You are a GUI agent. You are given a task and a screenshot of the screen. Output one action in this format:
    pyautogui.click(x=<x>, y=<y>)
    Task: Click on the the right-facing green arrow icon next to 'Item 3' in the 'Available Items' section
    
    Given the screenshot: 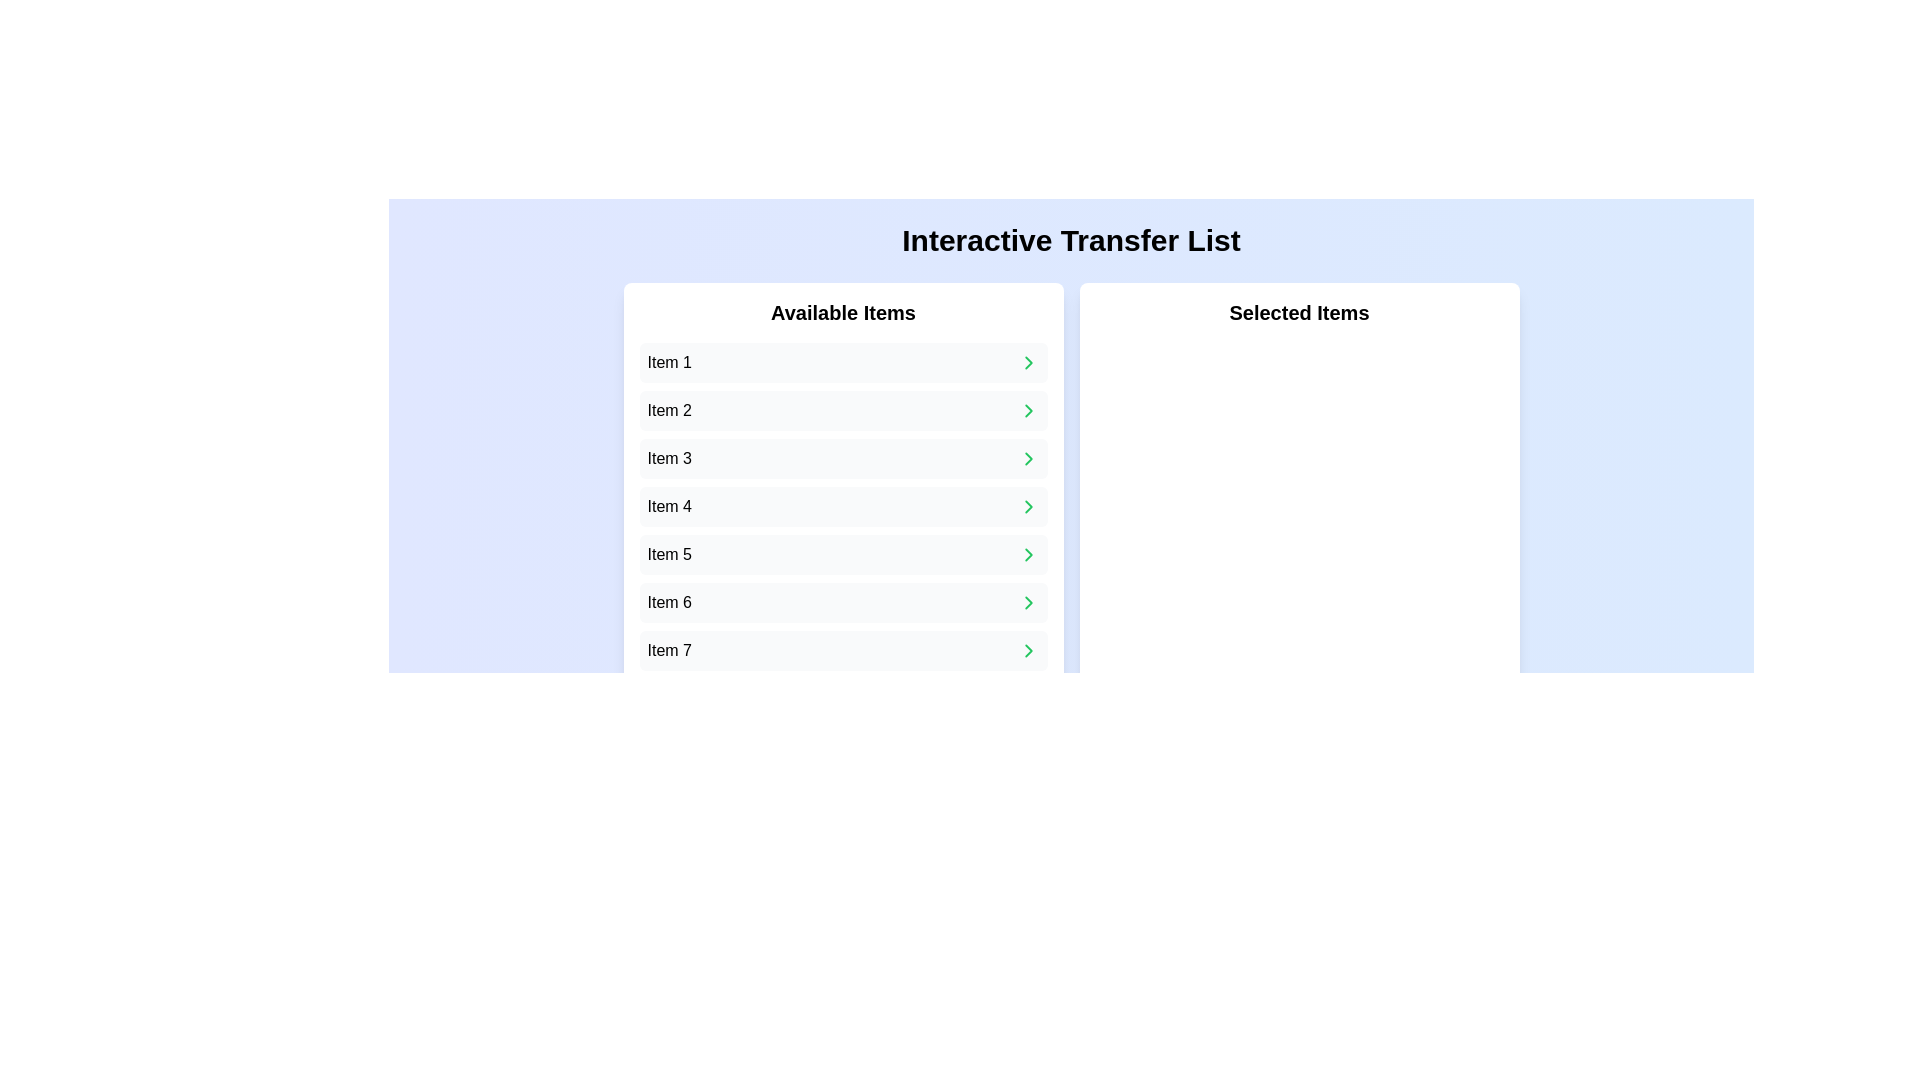 What is the action you would take?
    pyautogui.click(x=1028, y=459)
    